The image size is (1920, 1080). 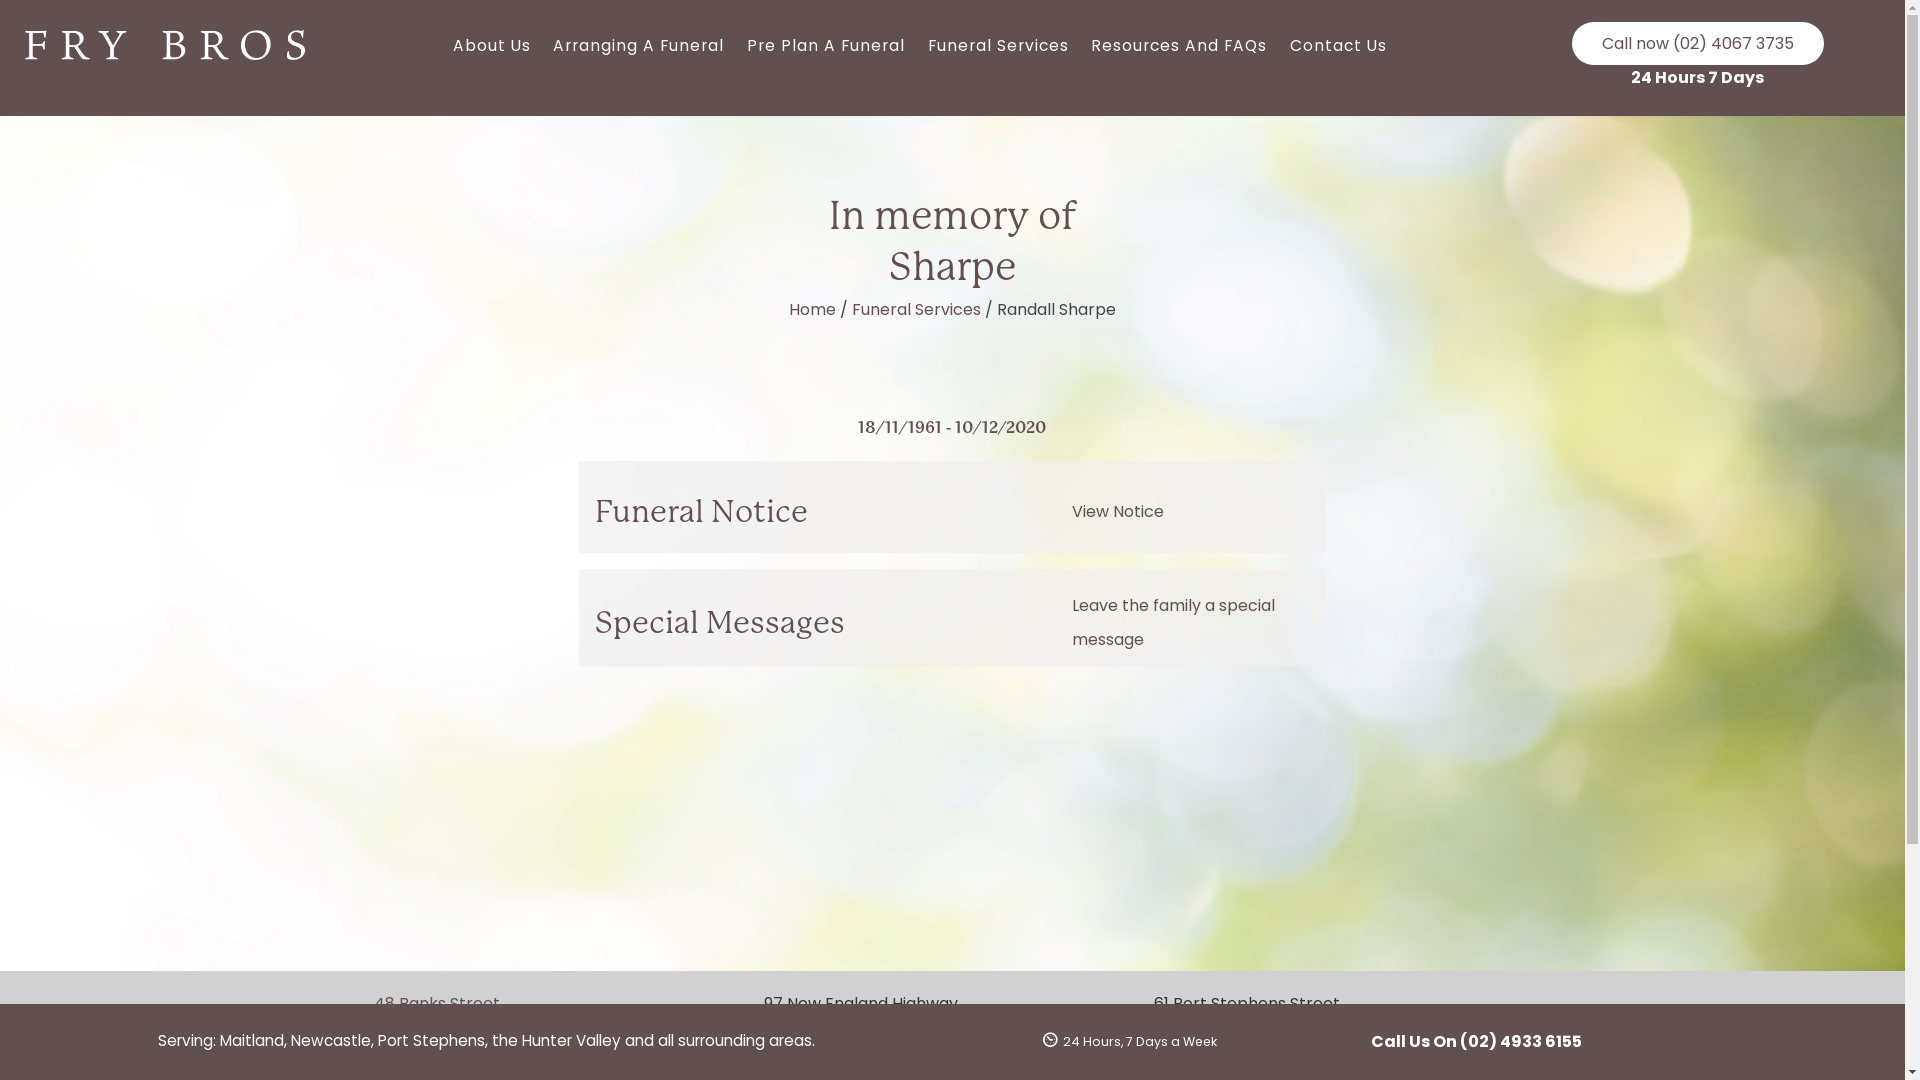 I want to click on 'Home', so click(x=787, y=309).